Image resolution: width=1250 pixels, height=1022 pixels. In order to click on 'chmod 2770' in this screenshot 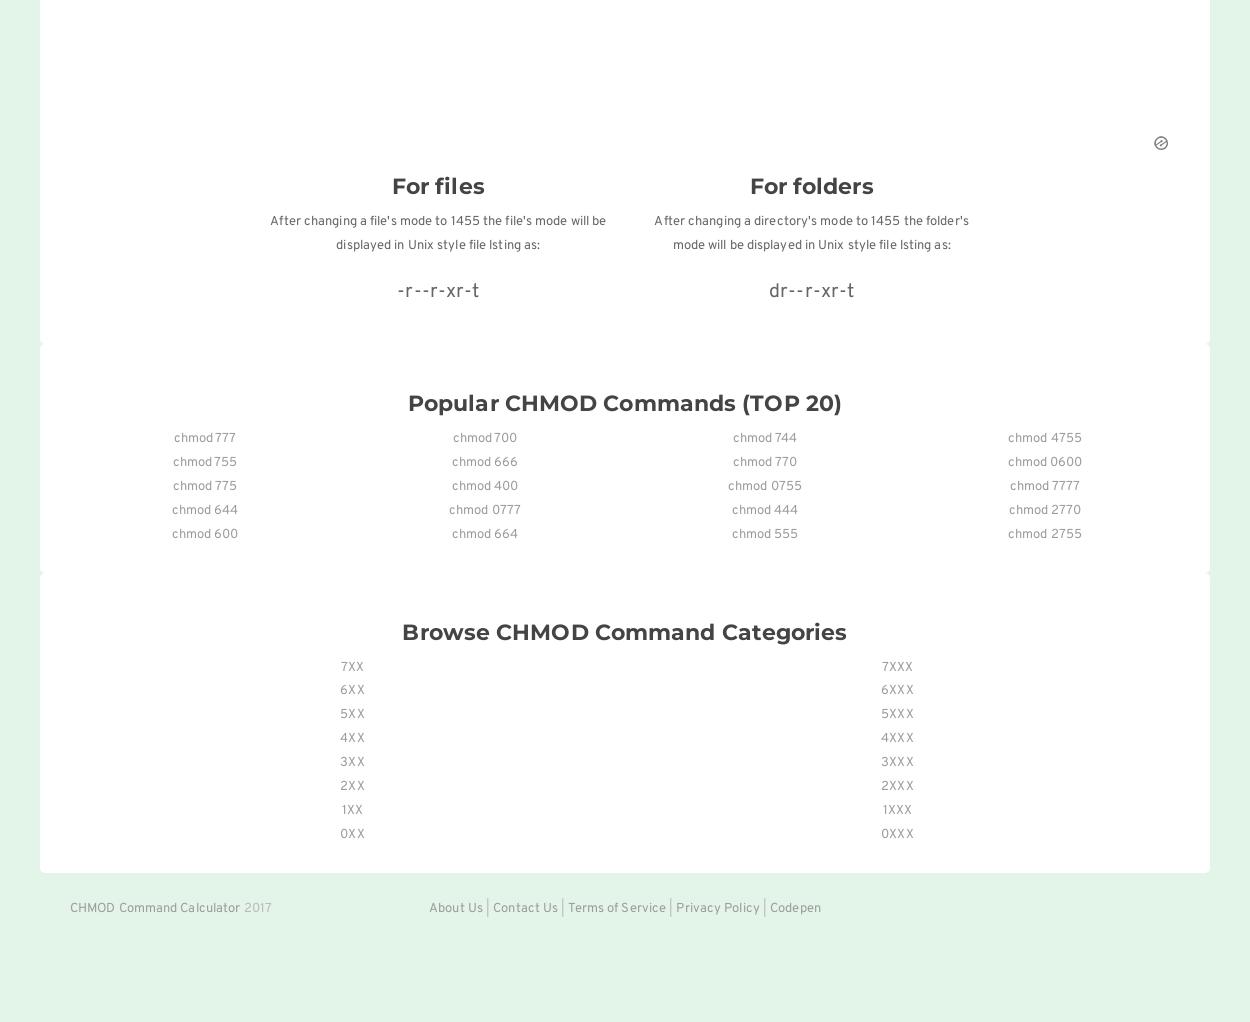, I will do `click(1008, 509)`.